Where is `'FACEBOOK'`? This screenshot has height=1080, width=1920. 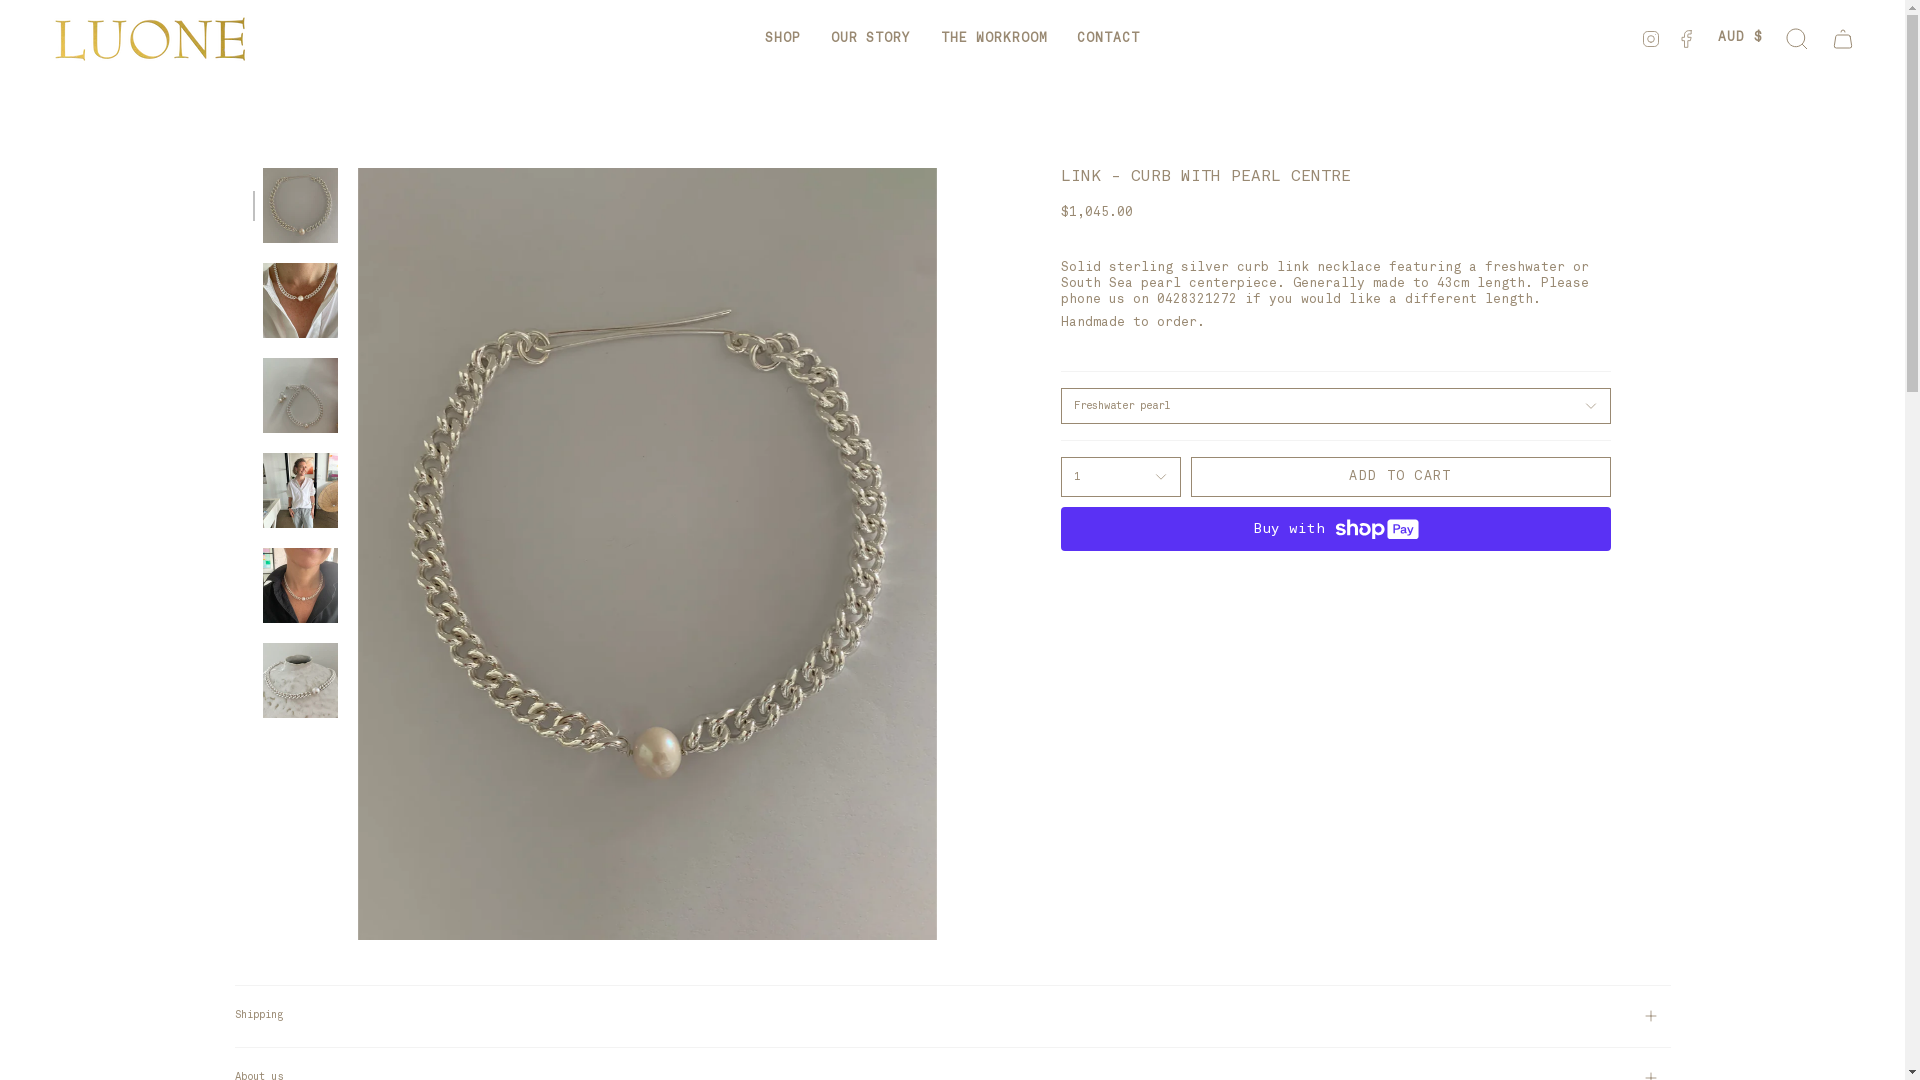 'FACEBOOK' is located at coordinates (1685, 38).